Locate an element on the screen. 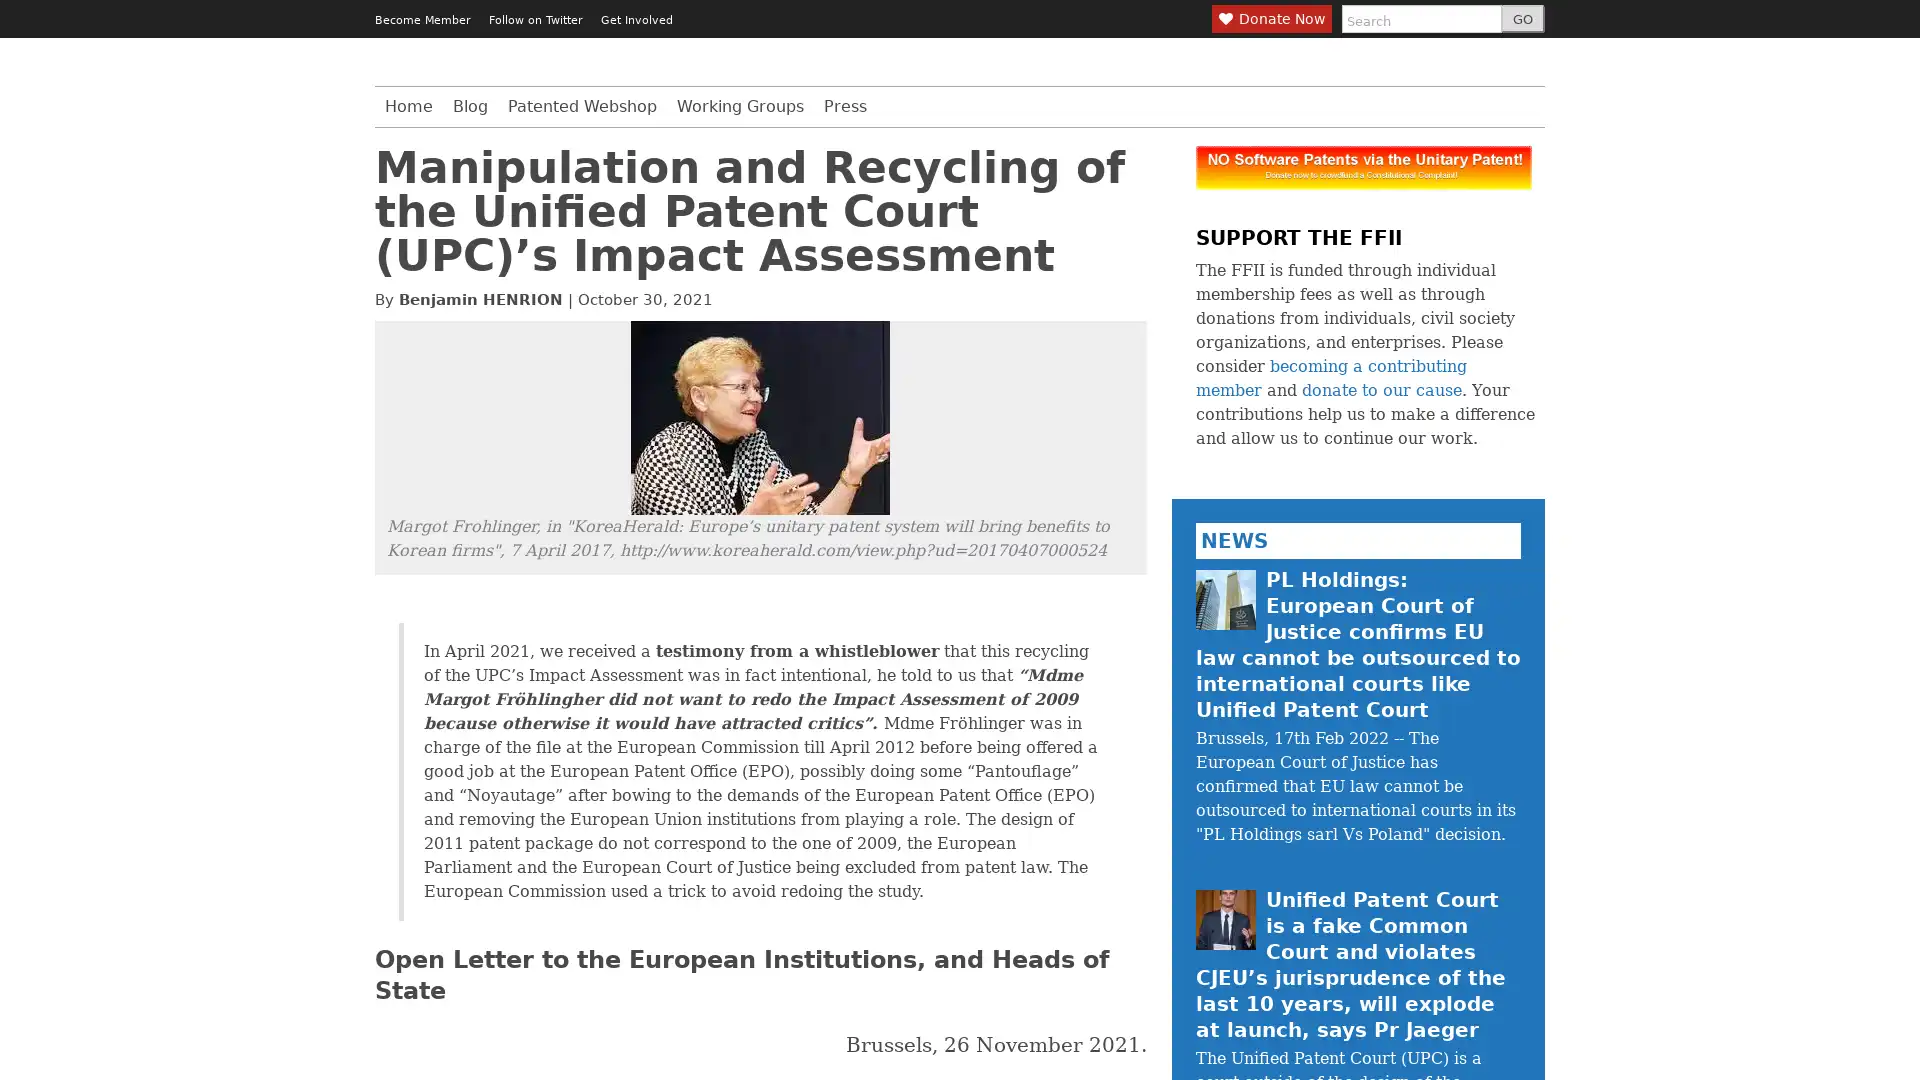 This screenshot has height=1080, width=1920. GO is located at coordinates (1521, 19).